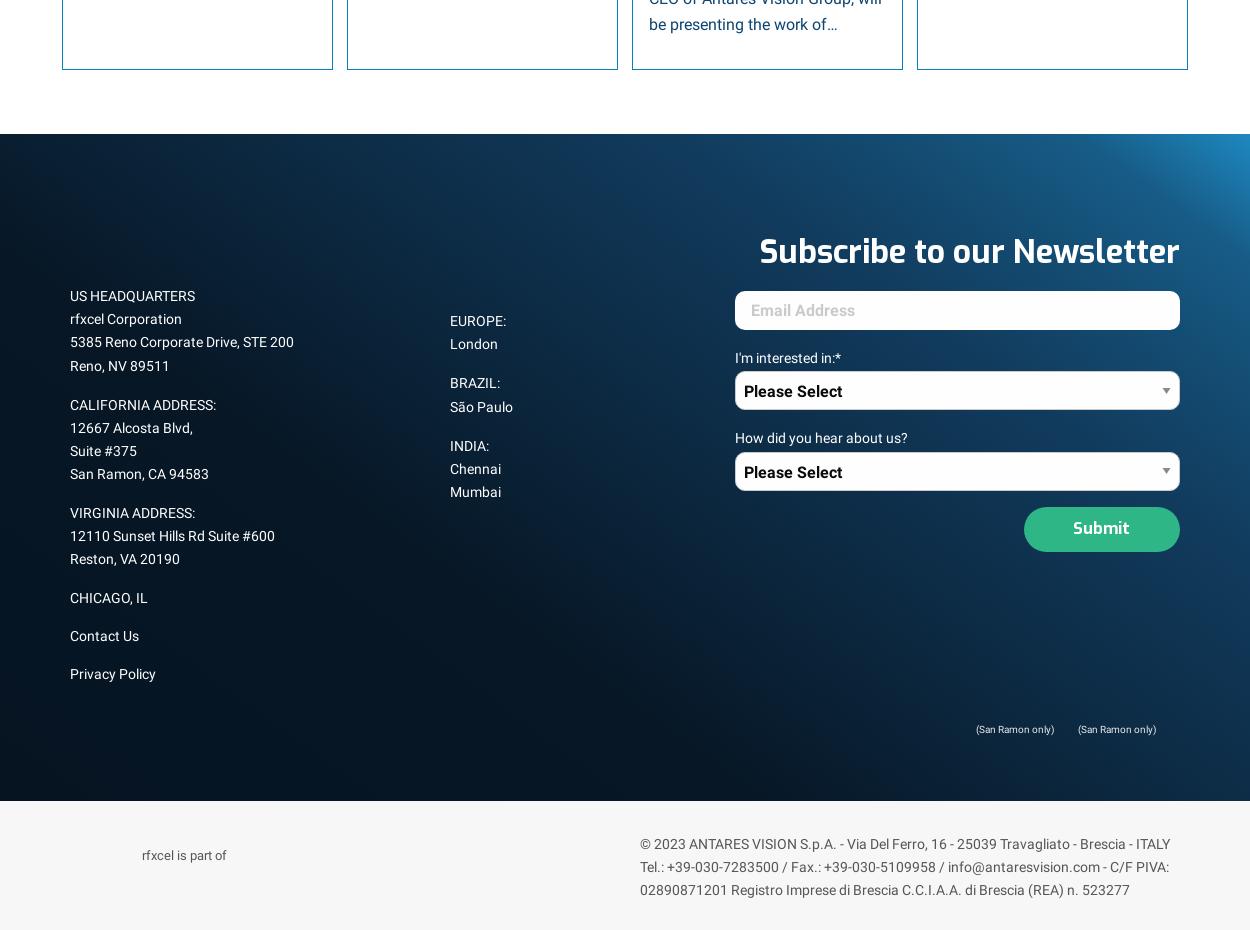  What do you see at coordinates (477, 320) in the screenshot?
I see `'EUROPE:'` at bounding box center [477, 320].